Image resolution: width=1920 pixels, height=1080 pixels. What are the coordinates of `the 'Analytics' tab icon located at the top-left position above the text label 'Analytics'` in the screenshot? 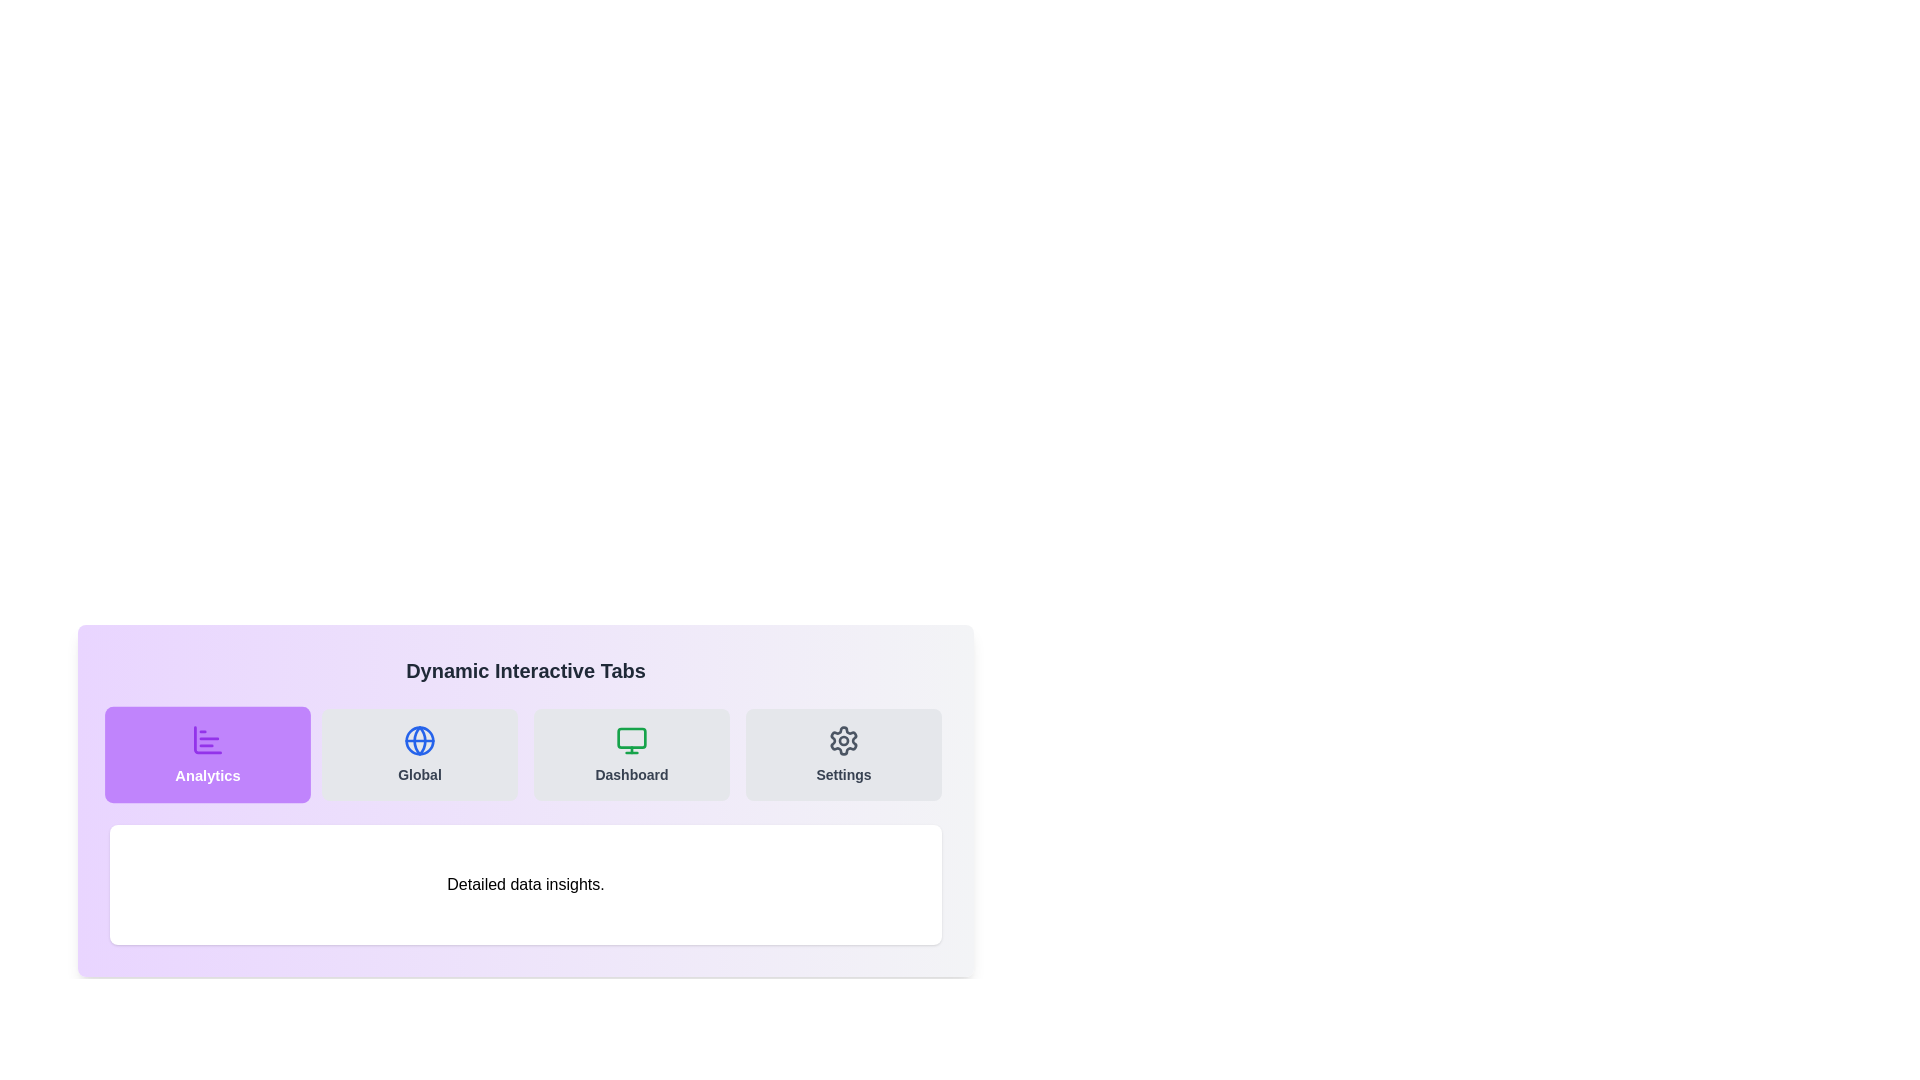 It's located at (207, 740).